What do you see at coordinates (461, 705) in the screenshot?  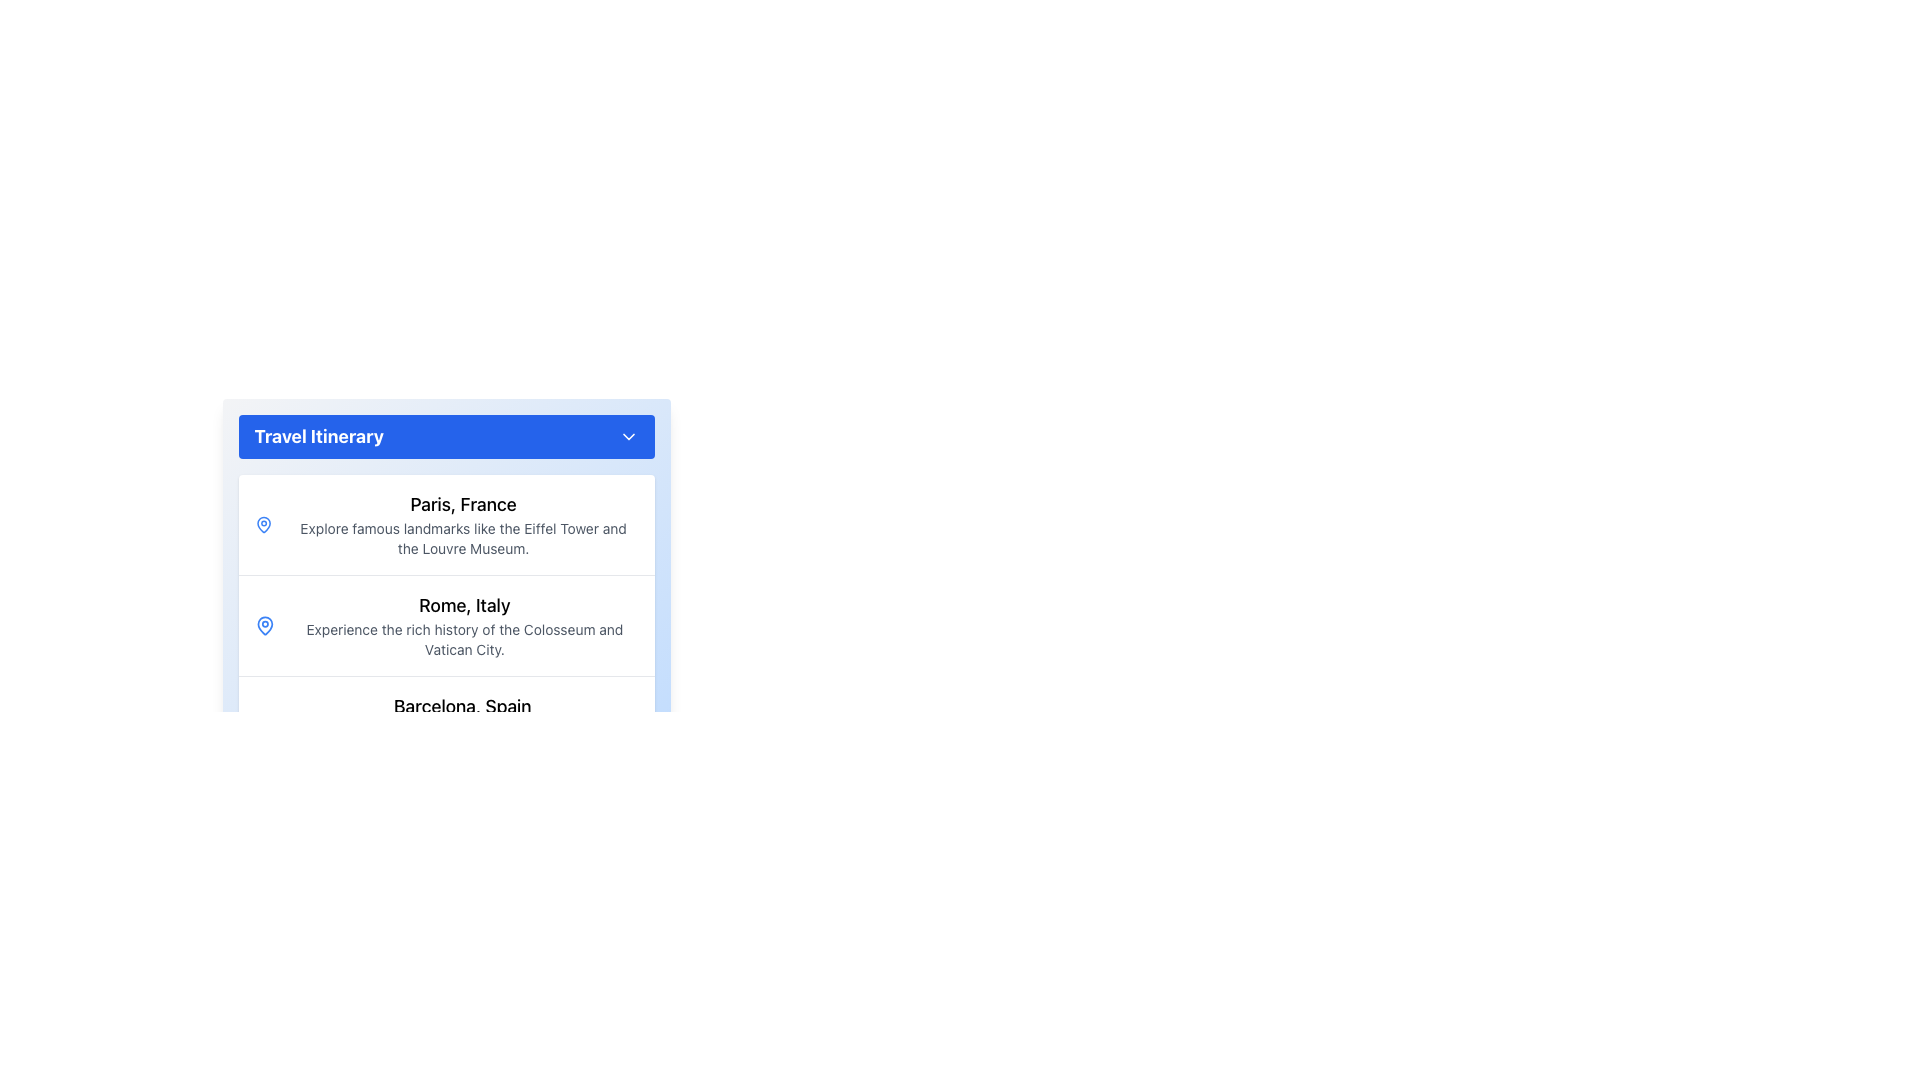 I see `text label indicating the travel destination 'Barcelona, Spain' located in the 'Travel Itinerary' section, positioned as the third title in the list` at bounding box center [461, 705].